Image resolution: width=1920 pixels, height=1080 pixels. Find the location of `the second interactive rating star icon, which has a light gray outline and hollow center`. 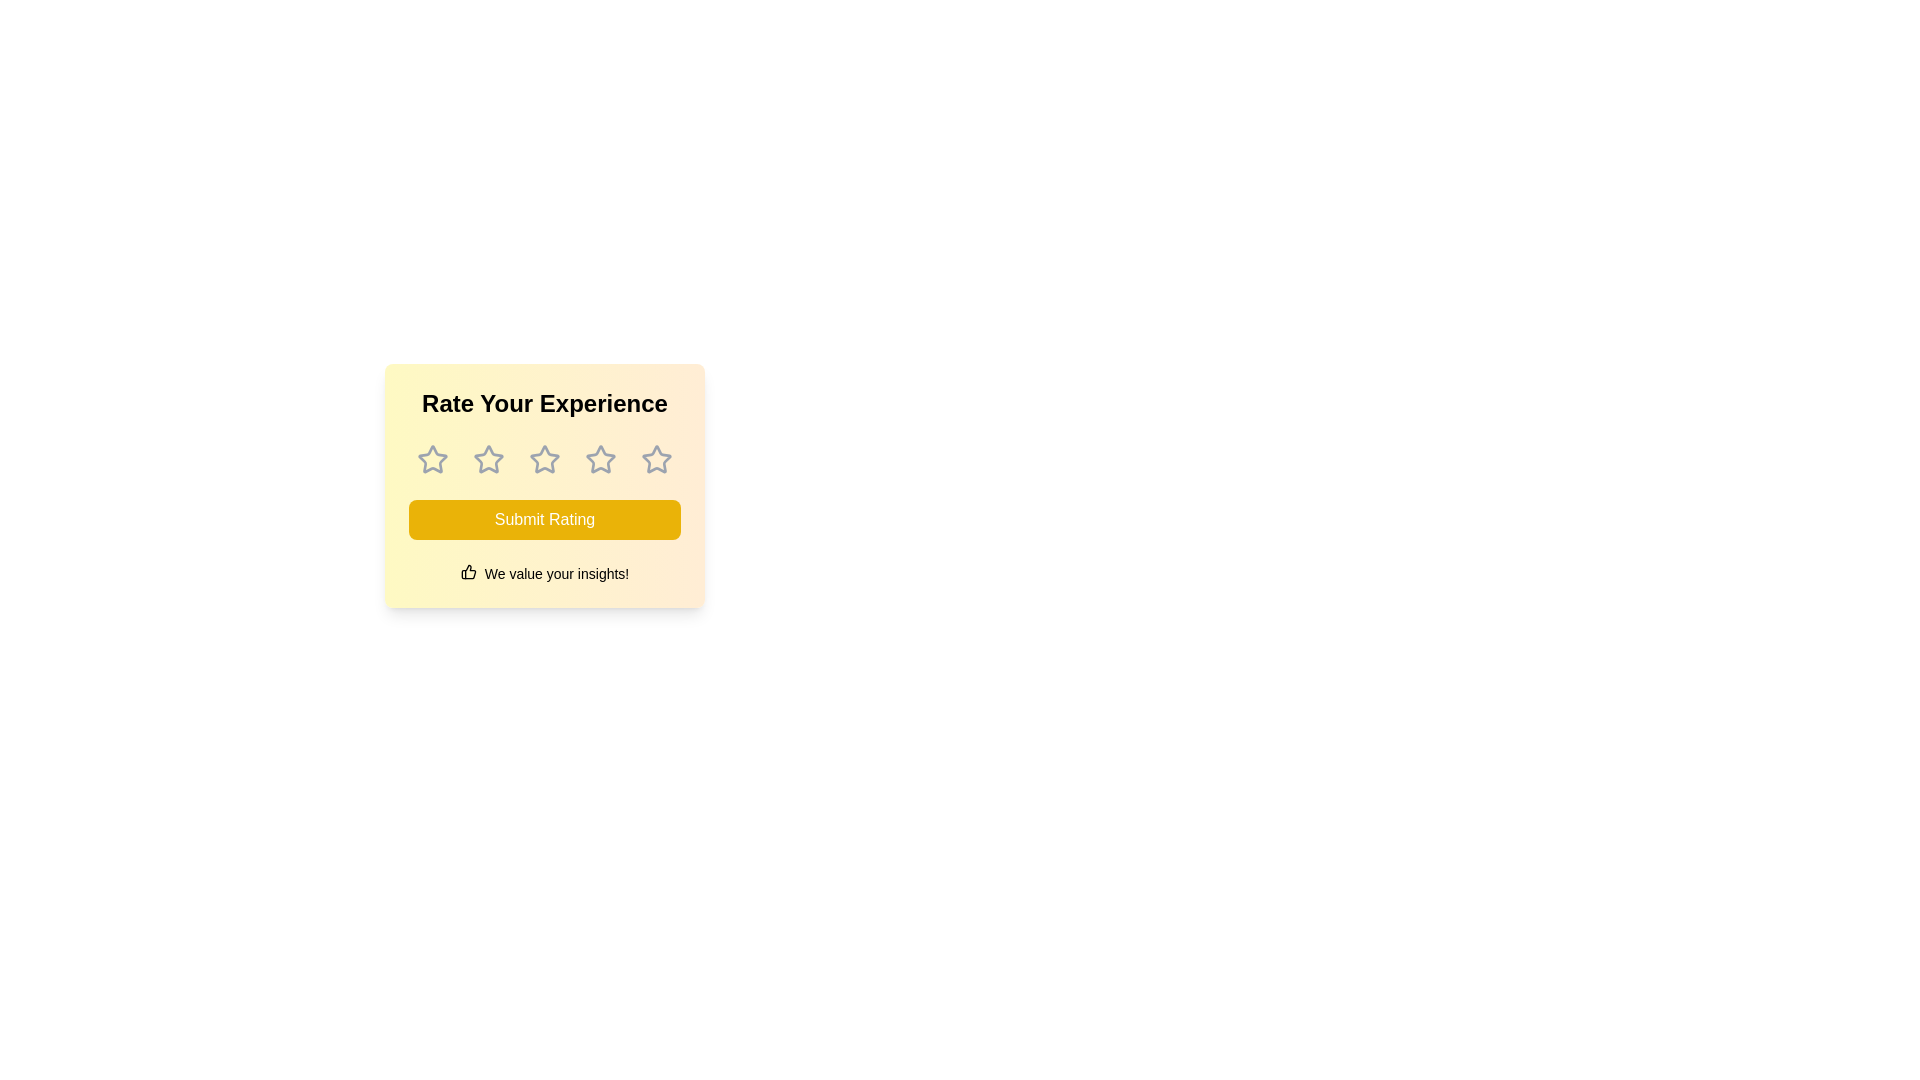

the second interactive rating star icon, which has a light gray outline and hollow center is located at coordinates (489, 459).